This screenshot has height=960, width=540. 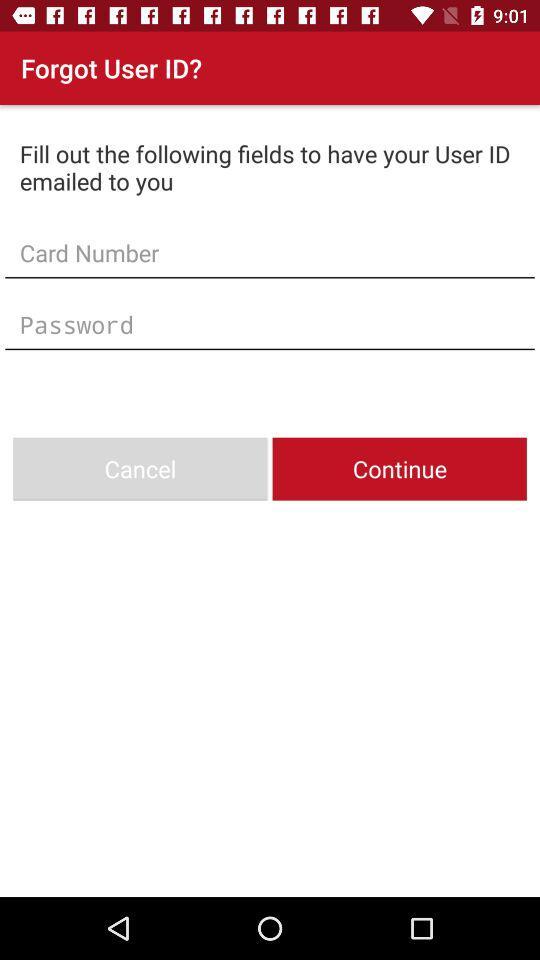 I want to click on continue item, so click(x=399, y=469).